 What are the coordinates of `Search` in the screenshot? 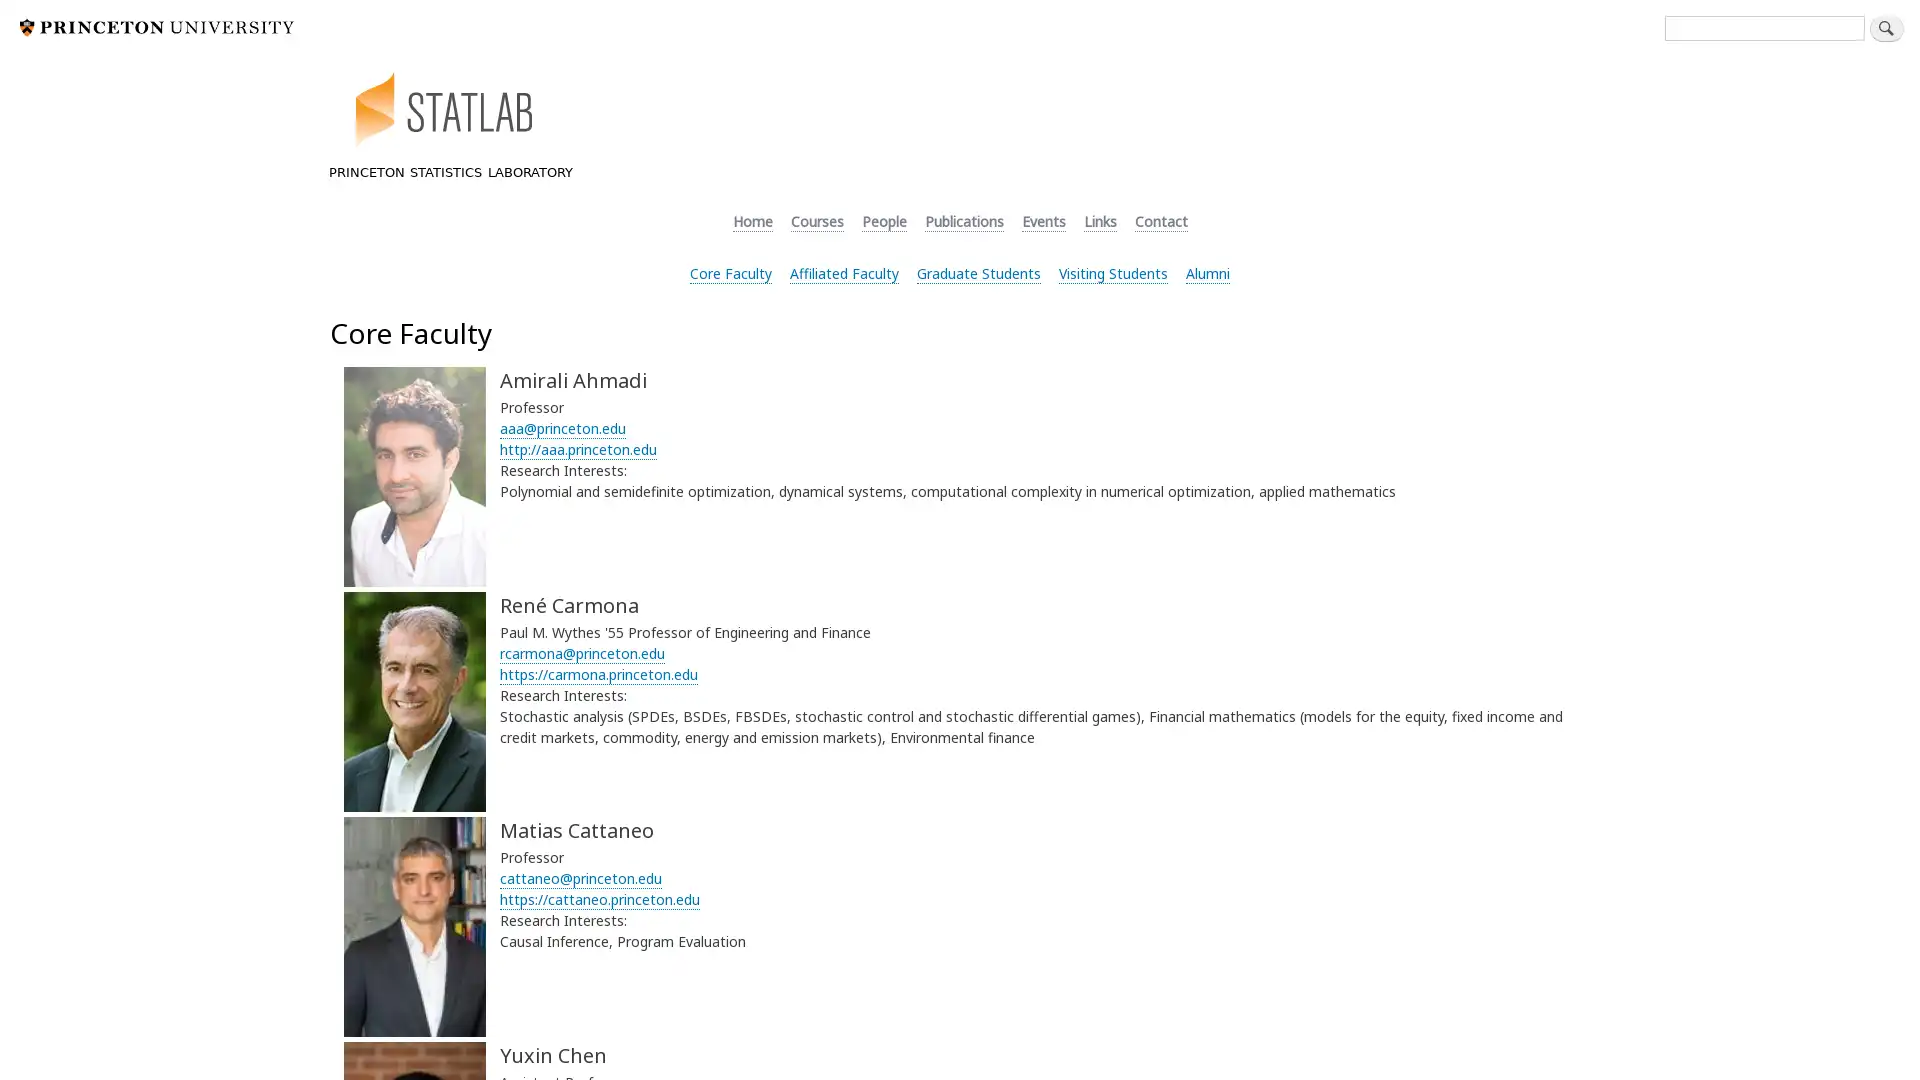 It's located at (1885, 27).